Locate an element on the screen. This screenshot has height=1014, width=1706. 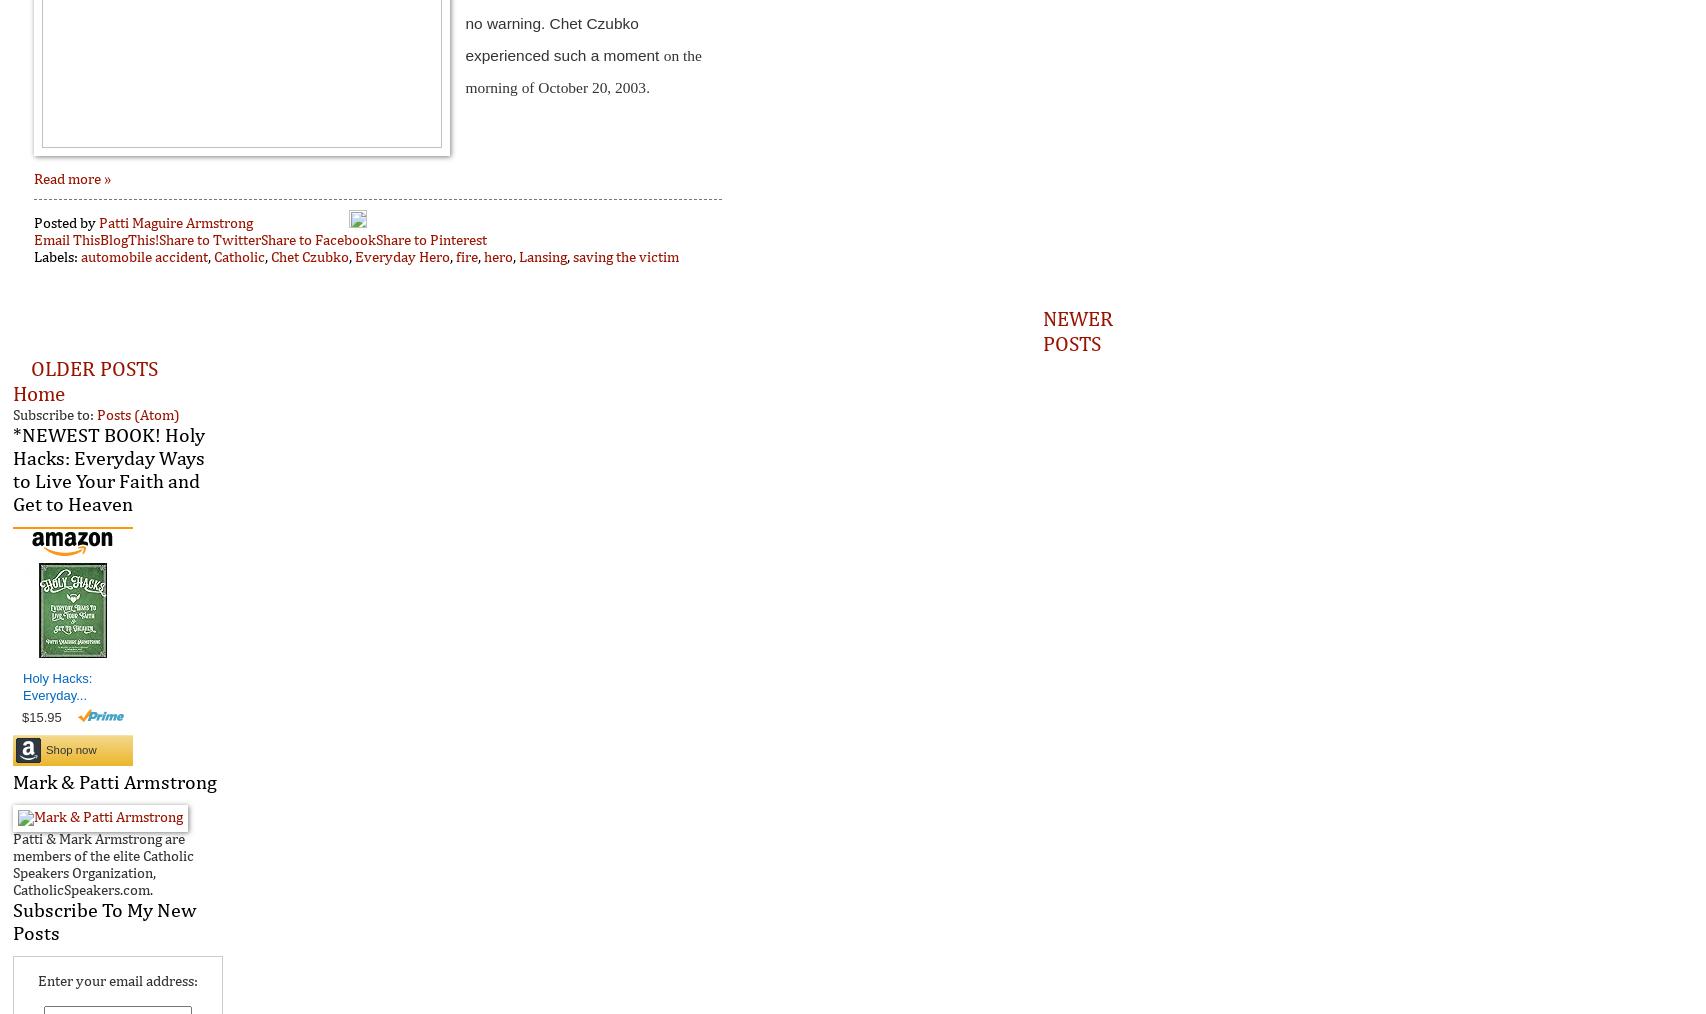
'Mark & Patti Armstrong' is located at coordinates (114, 781).